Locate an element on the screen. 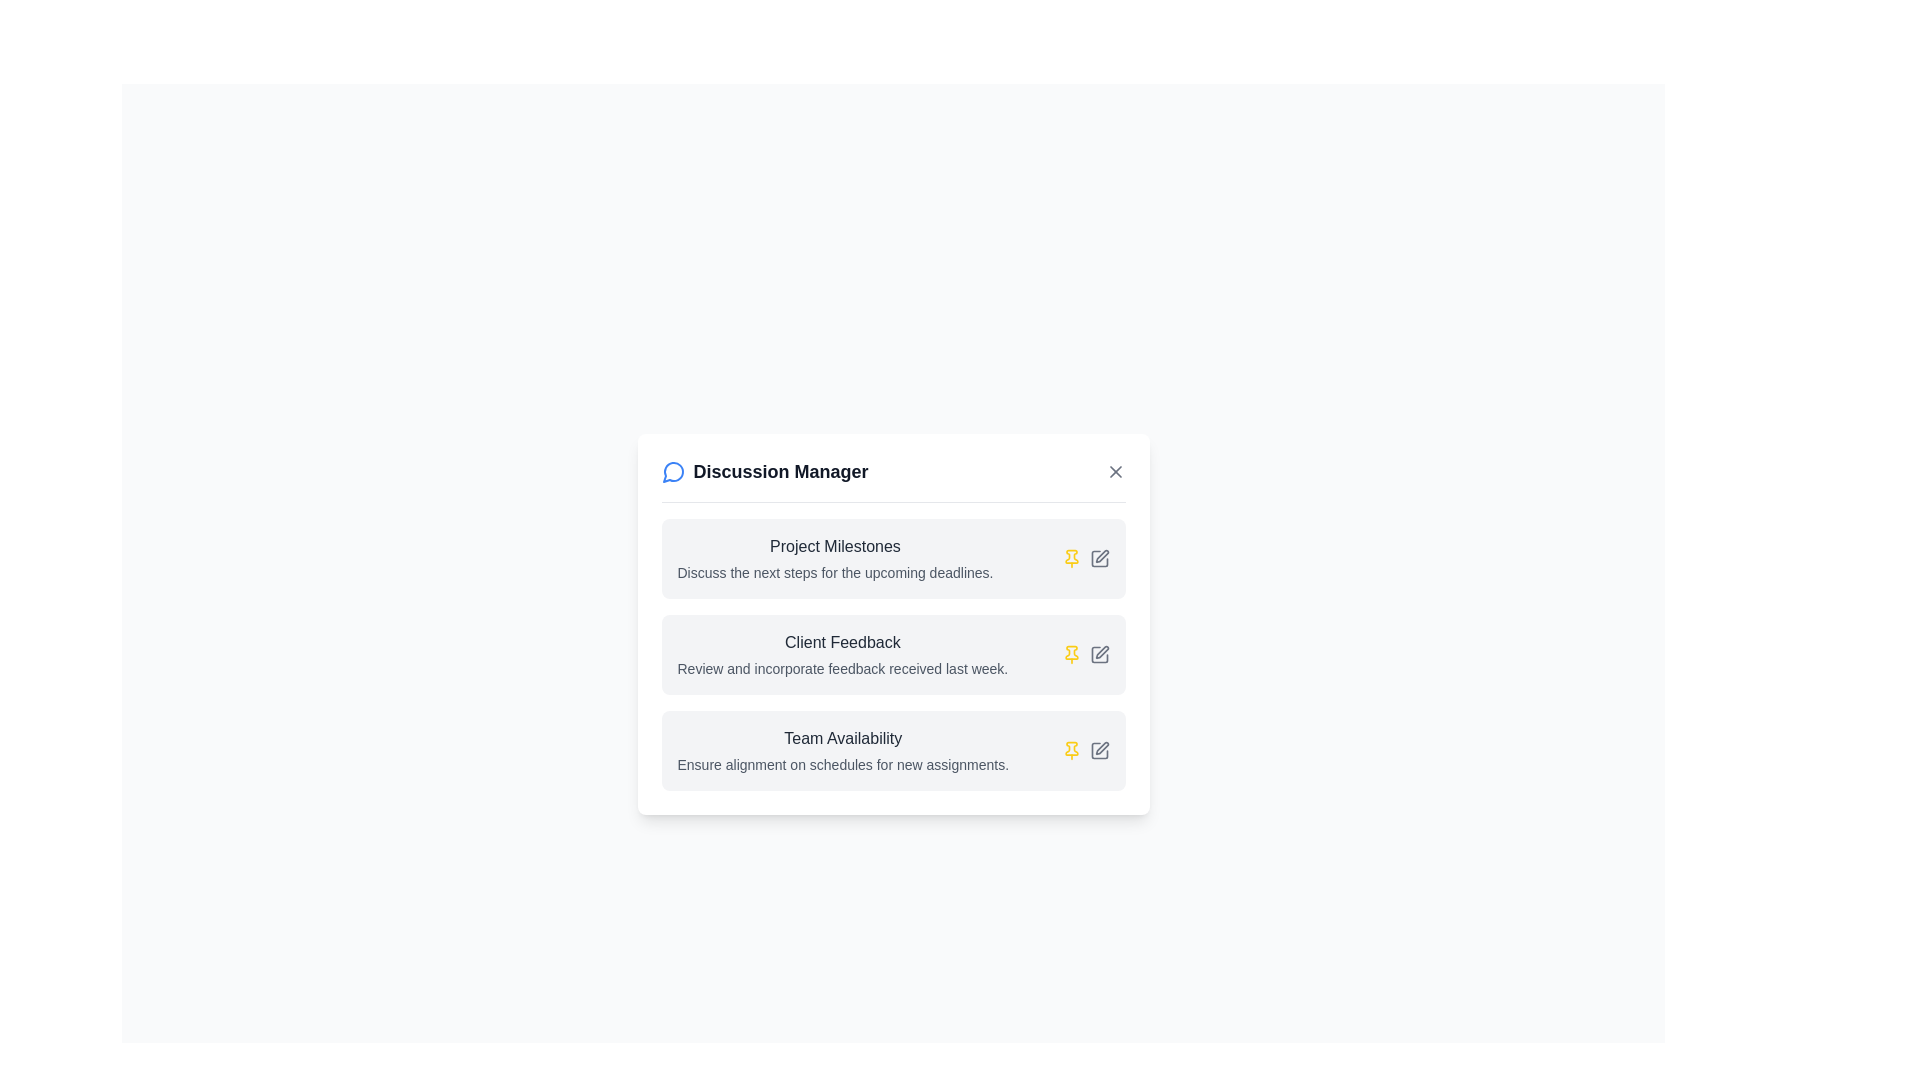 The height and width of the screenshot is (1080, 1920). title text of the third card in the 'Discussion Manager' interface, which is located above the description text 'Ensure alignment on schedules for new assignments.' is located at coordinates (843, 738).